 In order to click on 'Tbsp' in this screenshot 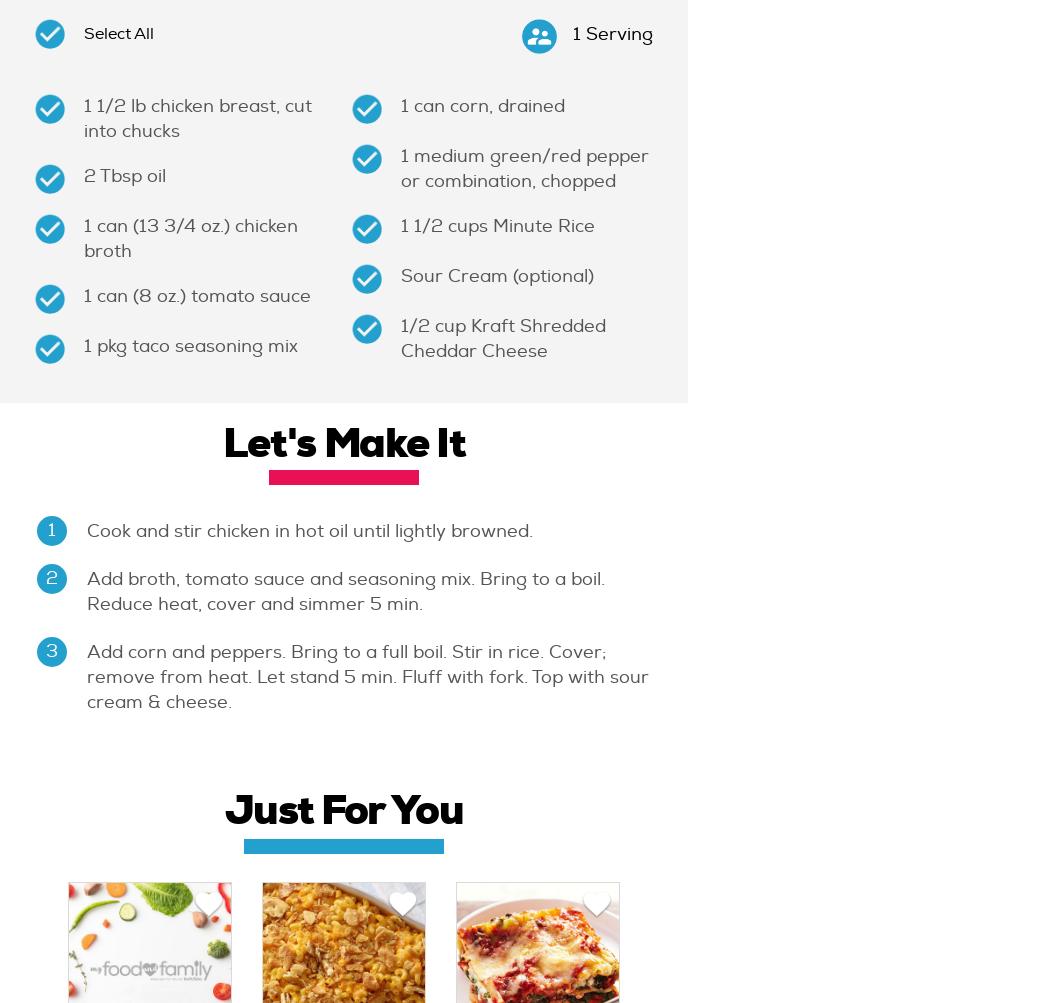, I will do `click(122, 175)`.